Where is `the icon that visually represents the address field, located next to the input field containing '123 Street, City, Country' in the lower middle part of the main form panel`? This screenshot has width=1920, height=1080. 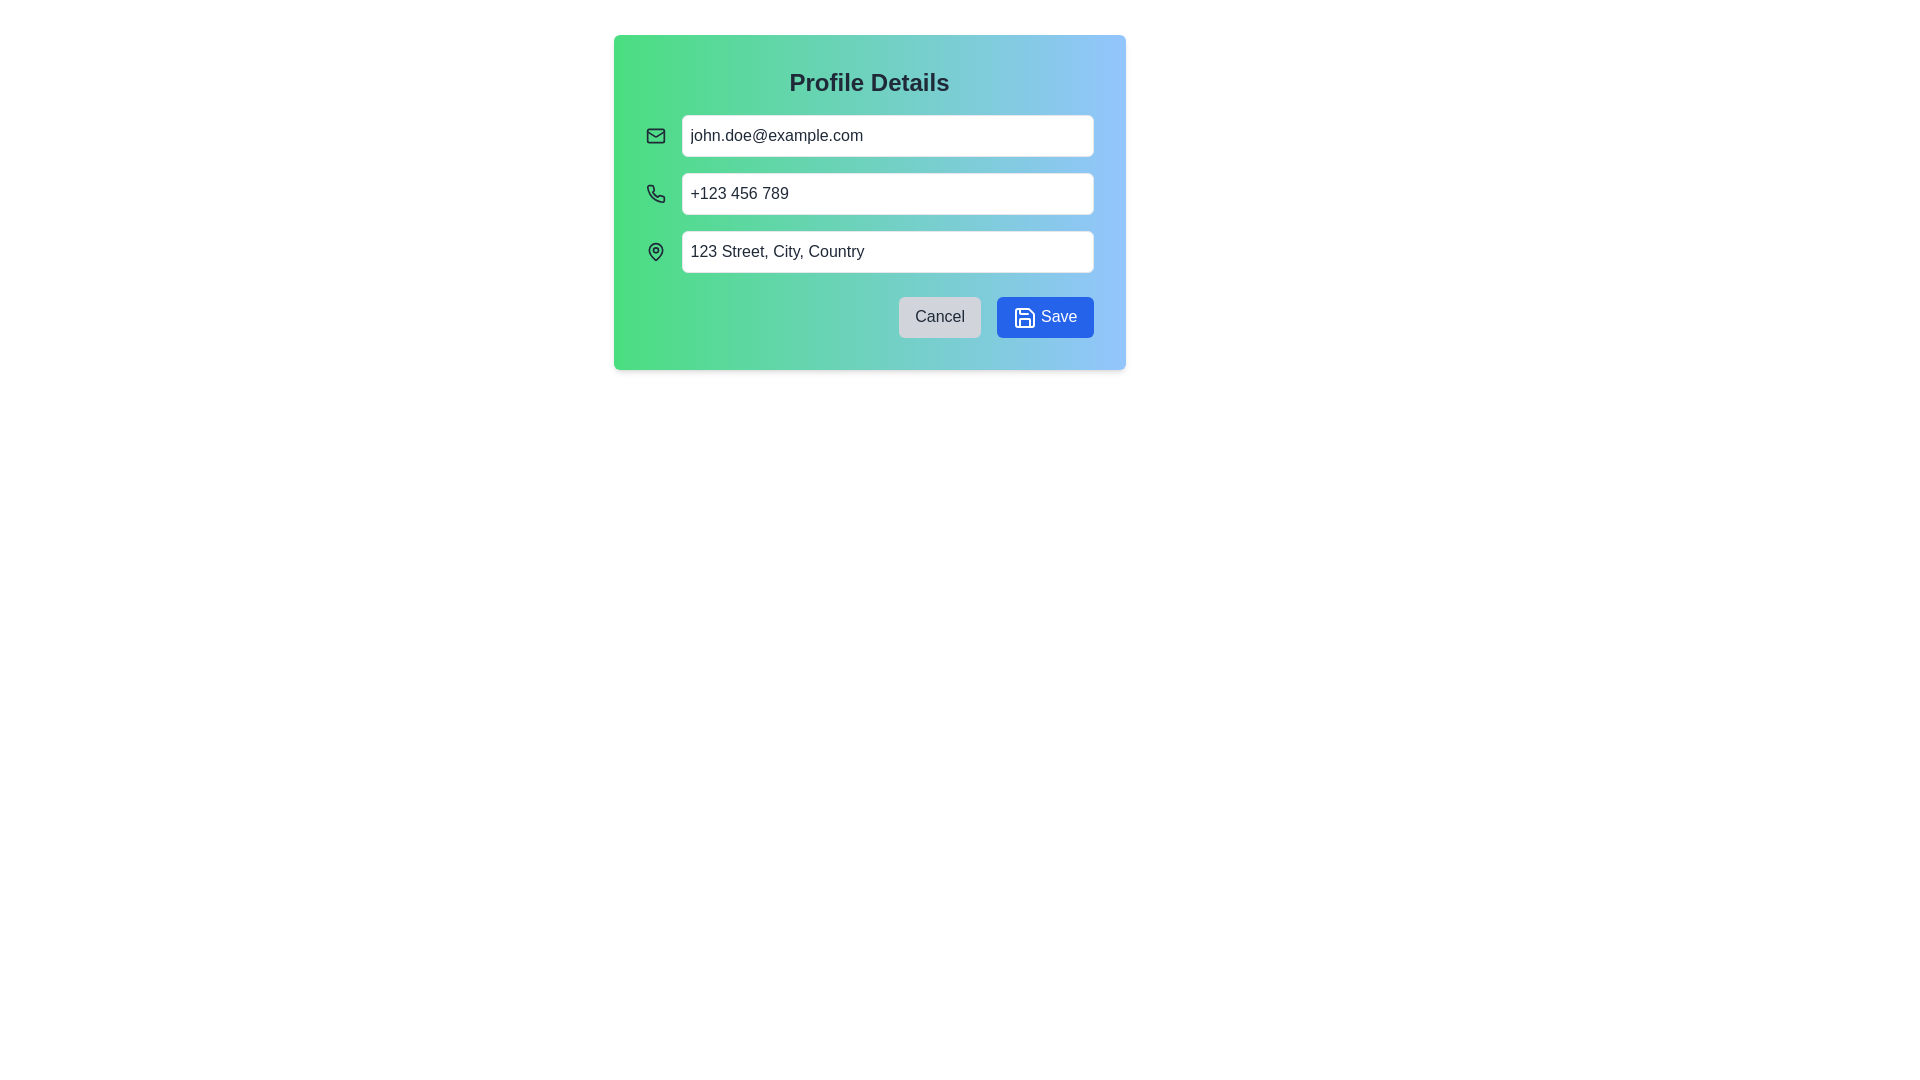 the icon that visually represents the address field, located next to the input field containing '123 Street, City, Country' in the lower middle part of the main form panel is located at coordinates (655, 250).